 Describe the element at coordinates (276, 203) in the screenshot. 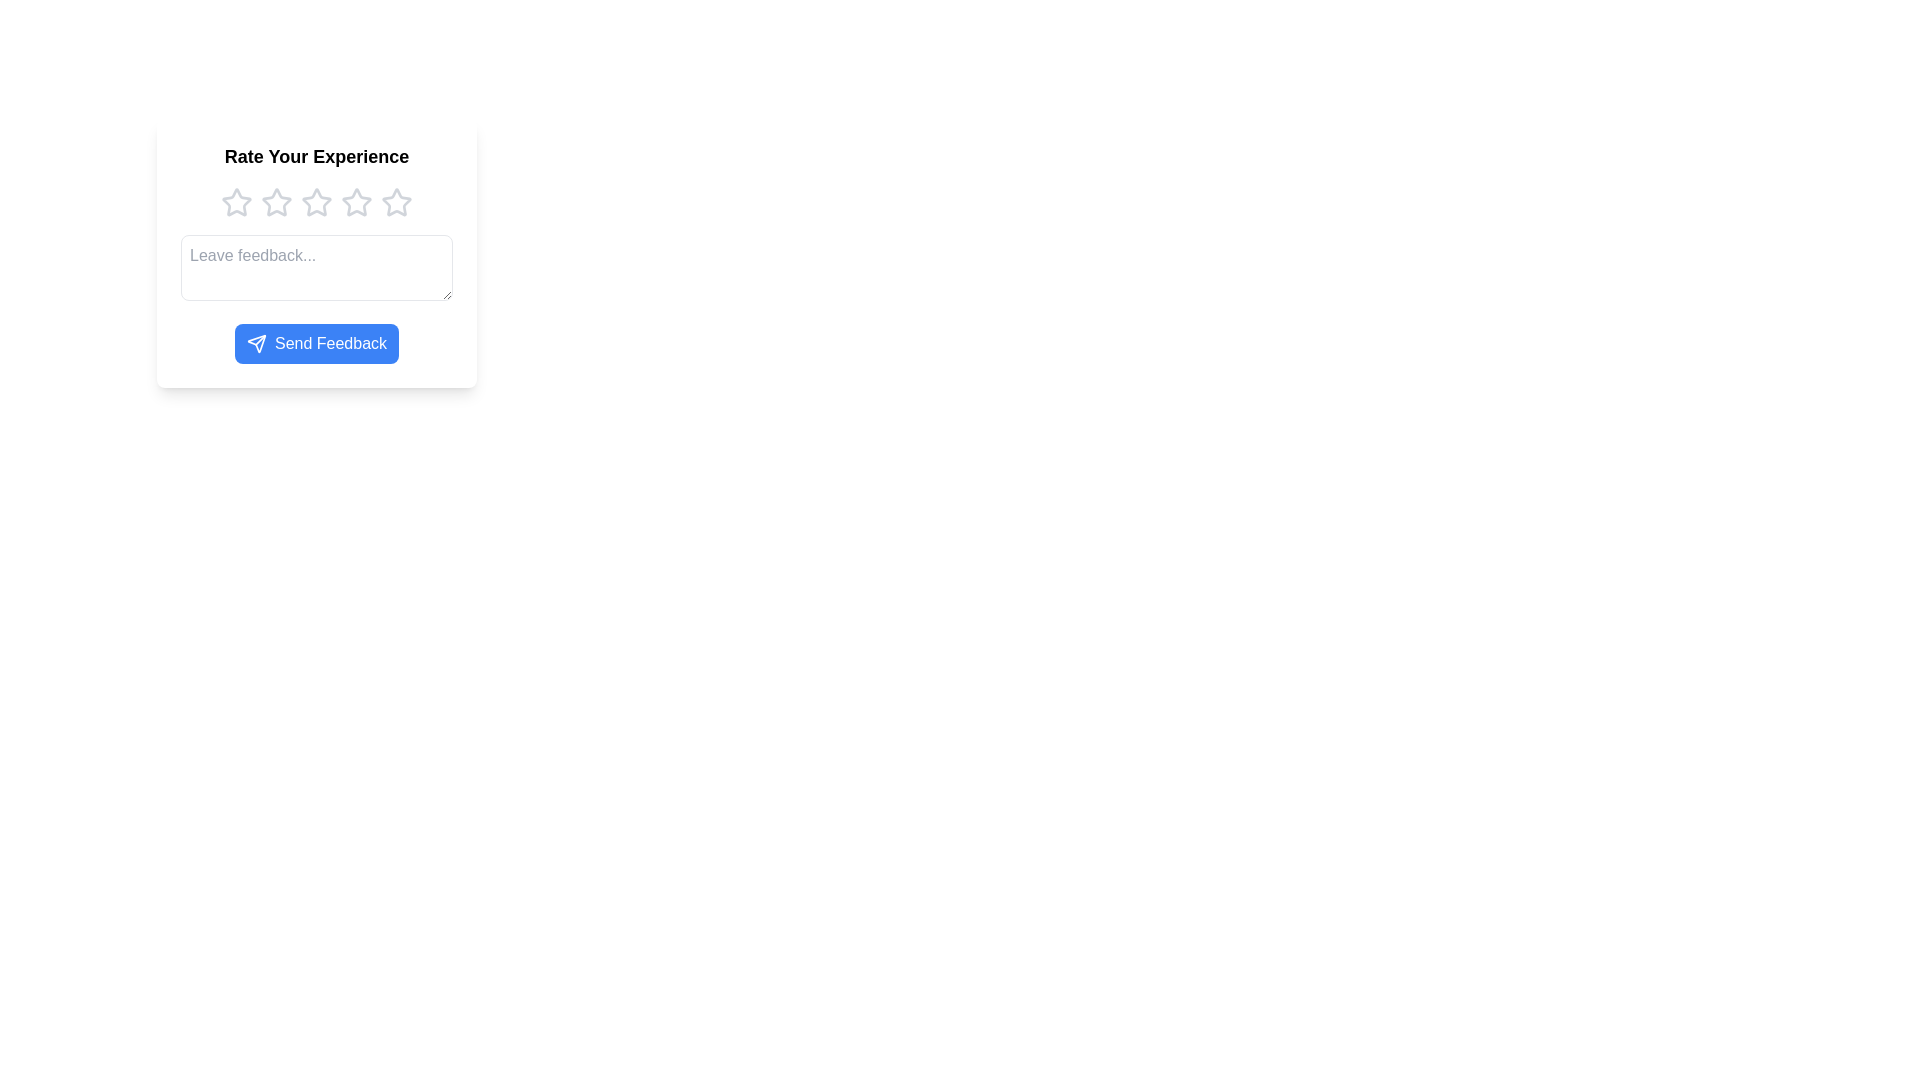

I see `the second star in the series of five rating stars located in the upper center of the feedback card, just below the 'Rate Your Experience' text` at that location.